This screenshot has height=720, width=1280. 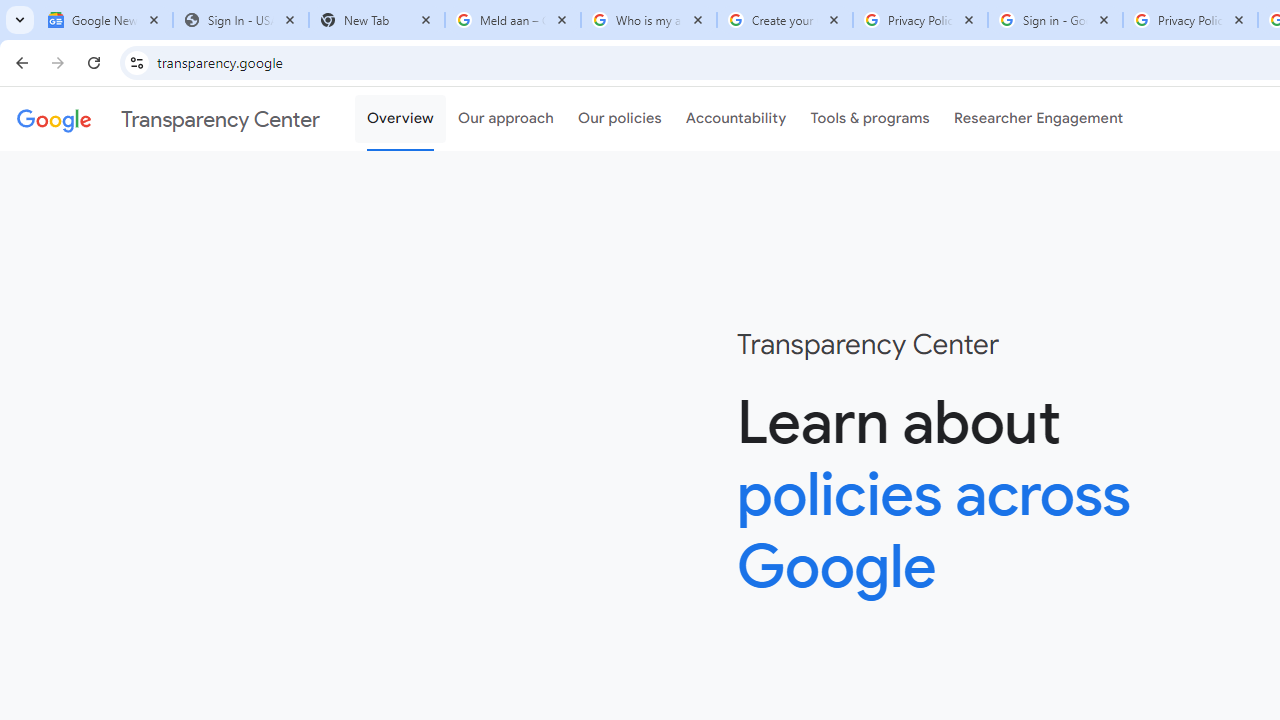 What do you see at coordinates (1038, 119) in the screenshot?
I see `'Researcher Engagement'` at bounding box center [1038, 119].